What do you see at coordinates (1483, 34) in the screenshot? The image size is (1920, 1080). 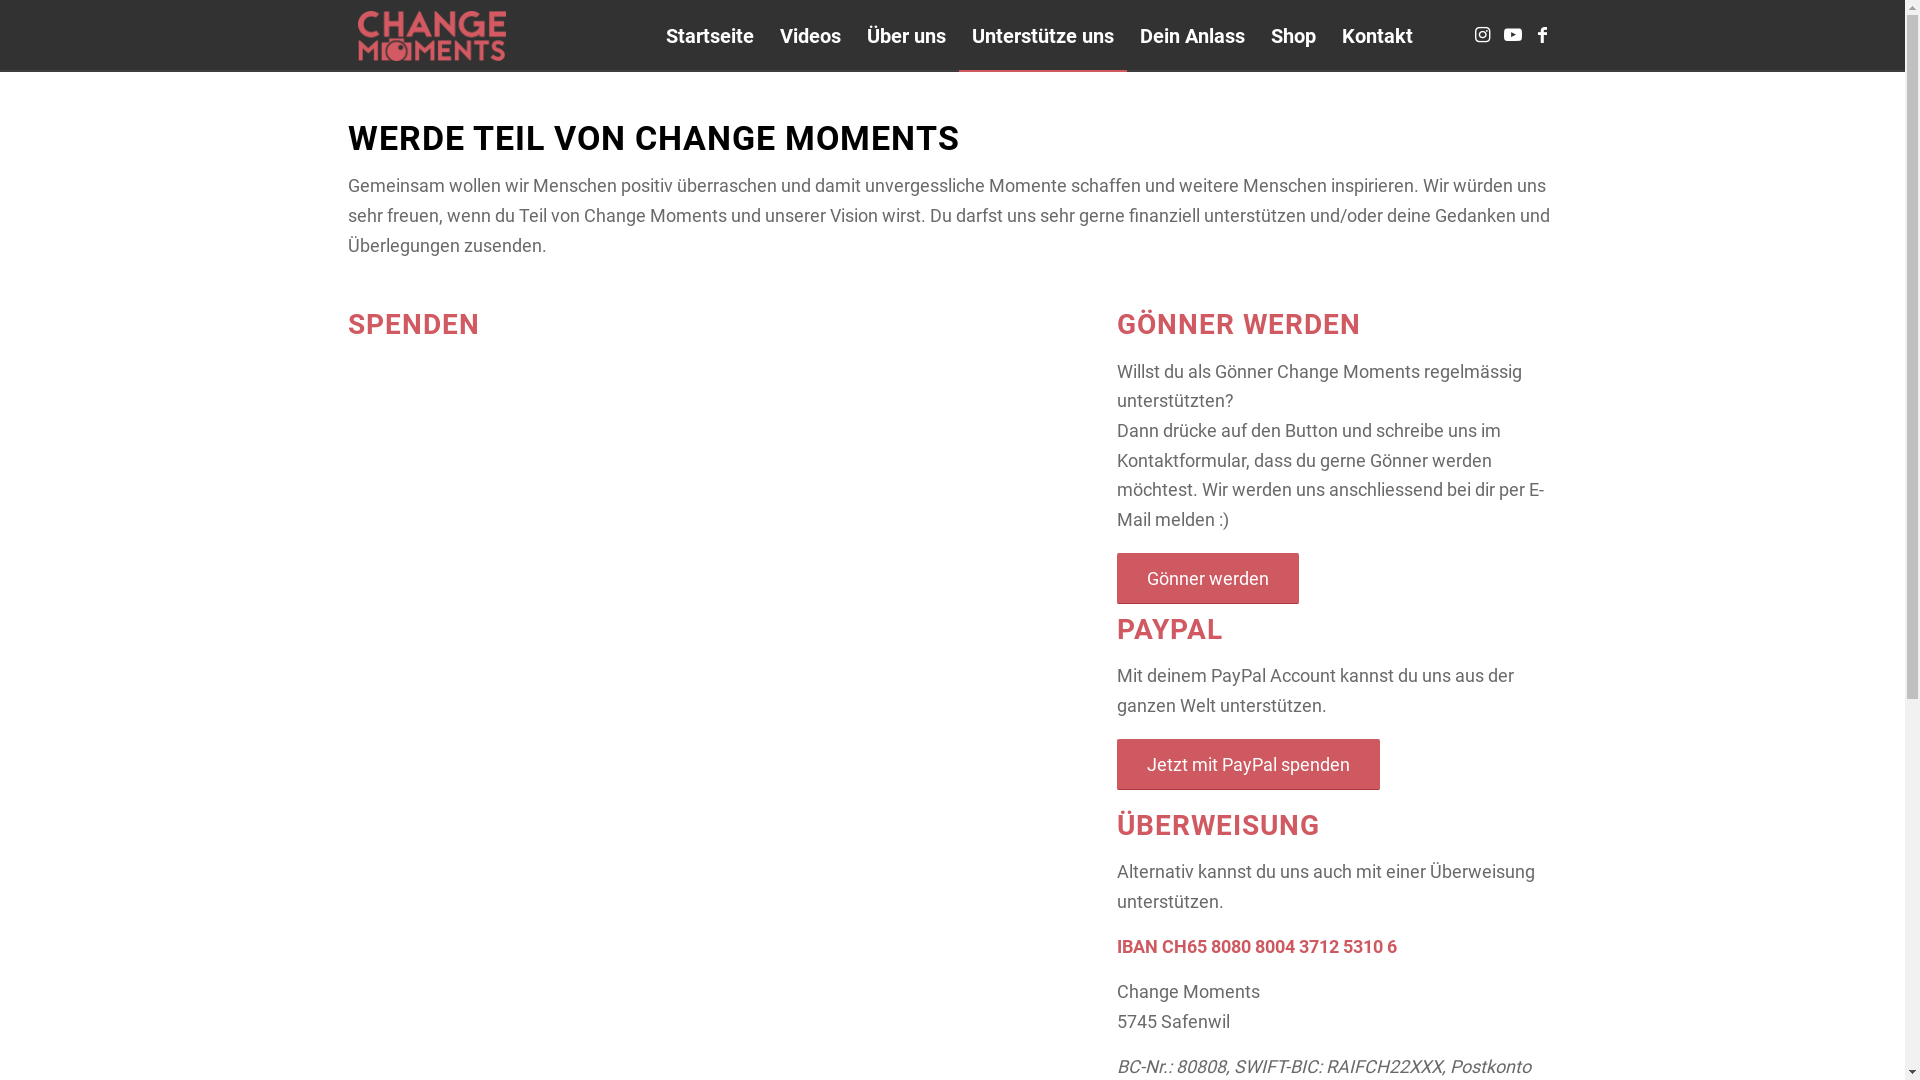 I see `'Instagram'` at bounding box center [1483, 34].